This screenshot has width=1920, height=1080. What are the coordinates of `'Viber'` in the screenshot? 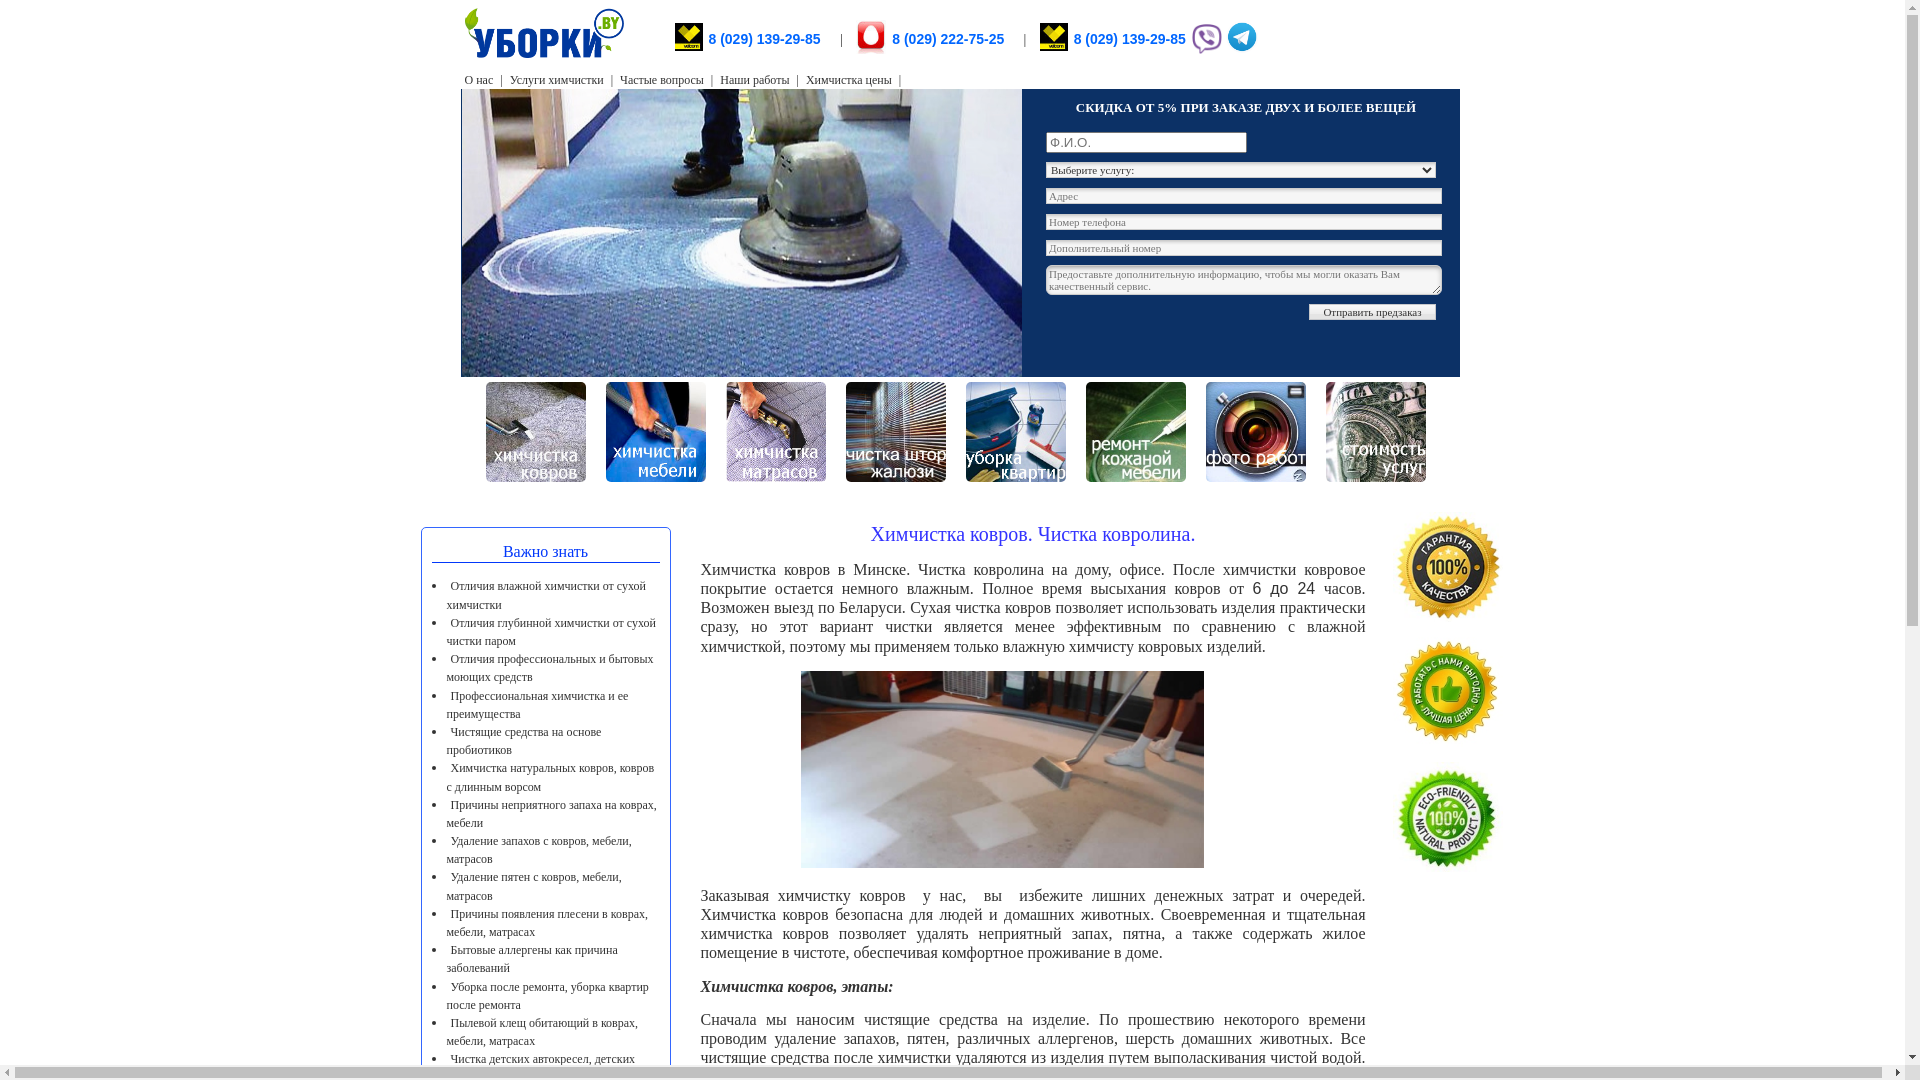 It's located at (1191, 49).